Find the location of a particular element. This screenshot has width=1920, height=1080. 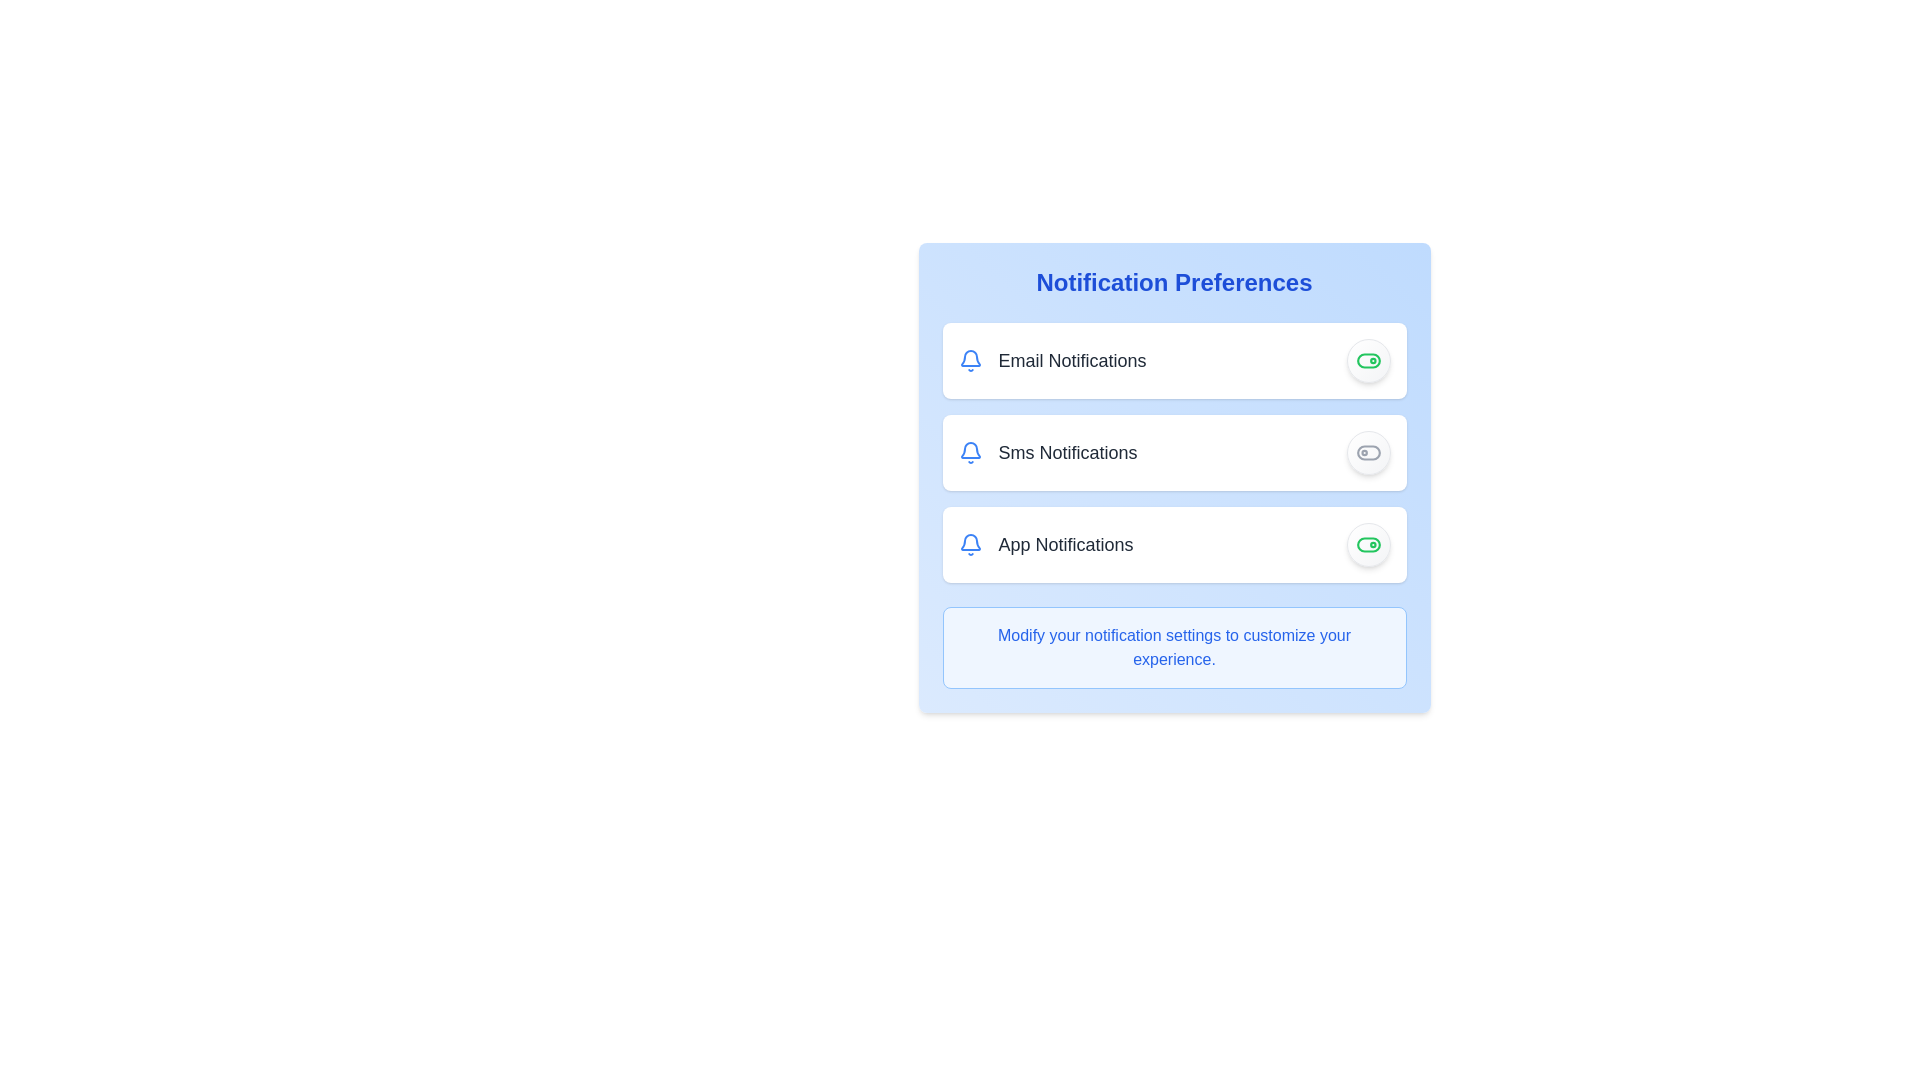

the information presented in the 'App Notifications' label with the bell icon, which is the third item under the 'Notification Preferences' section is located at coordinates (1045, 544).